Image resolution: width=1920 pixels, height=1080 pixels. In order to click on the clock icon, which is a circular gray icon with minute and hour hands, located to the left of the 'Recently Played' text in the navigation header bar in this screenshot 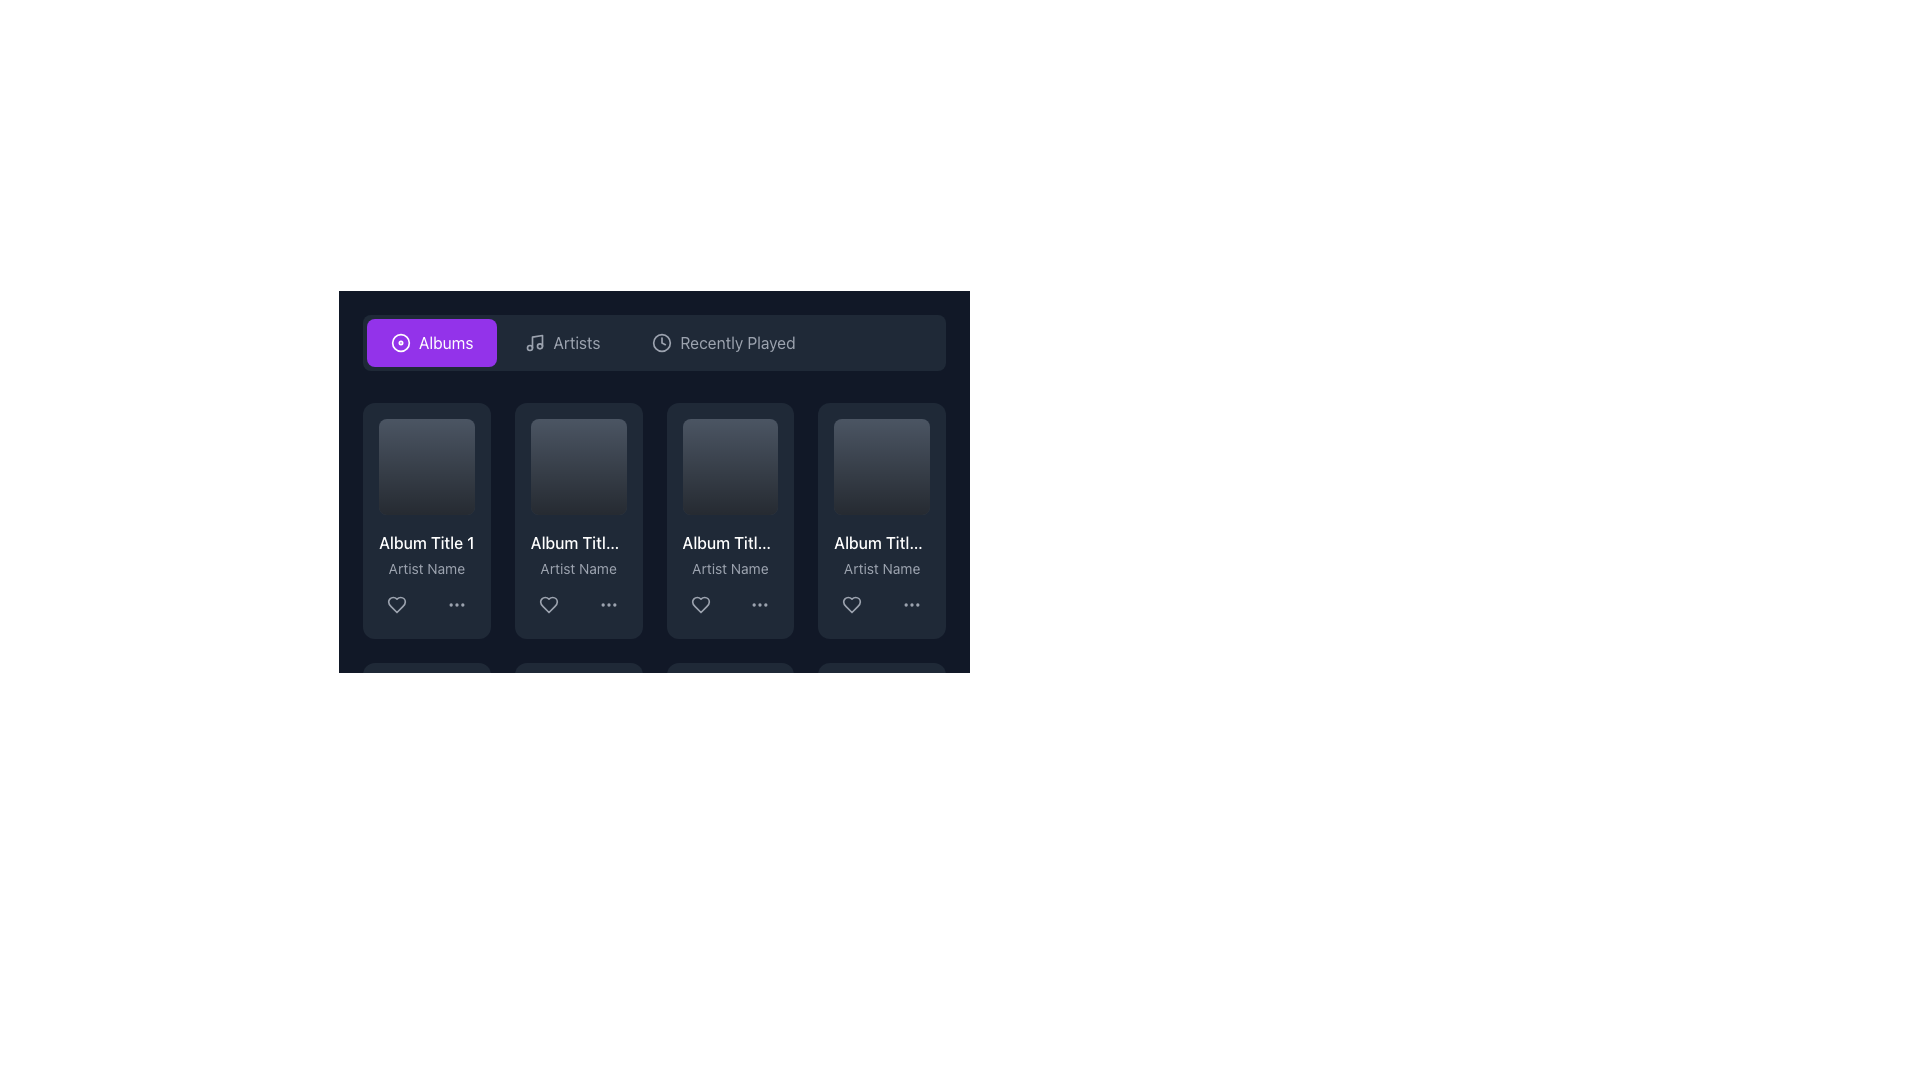, I will do `click(662, 342)`.